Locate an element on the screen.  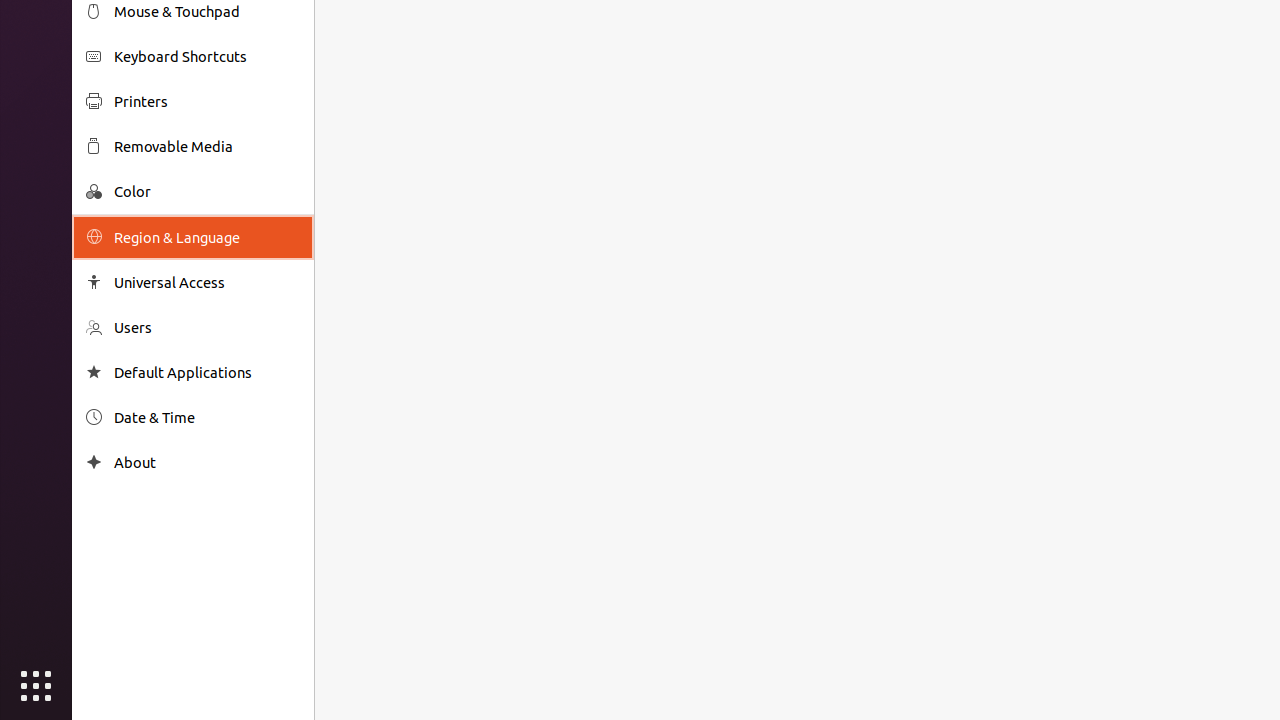
'Universal Access' is located at coordinates (206, 282).